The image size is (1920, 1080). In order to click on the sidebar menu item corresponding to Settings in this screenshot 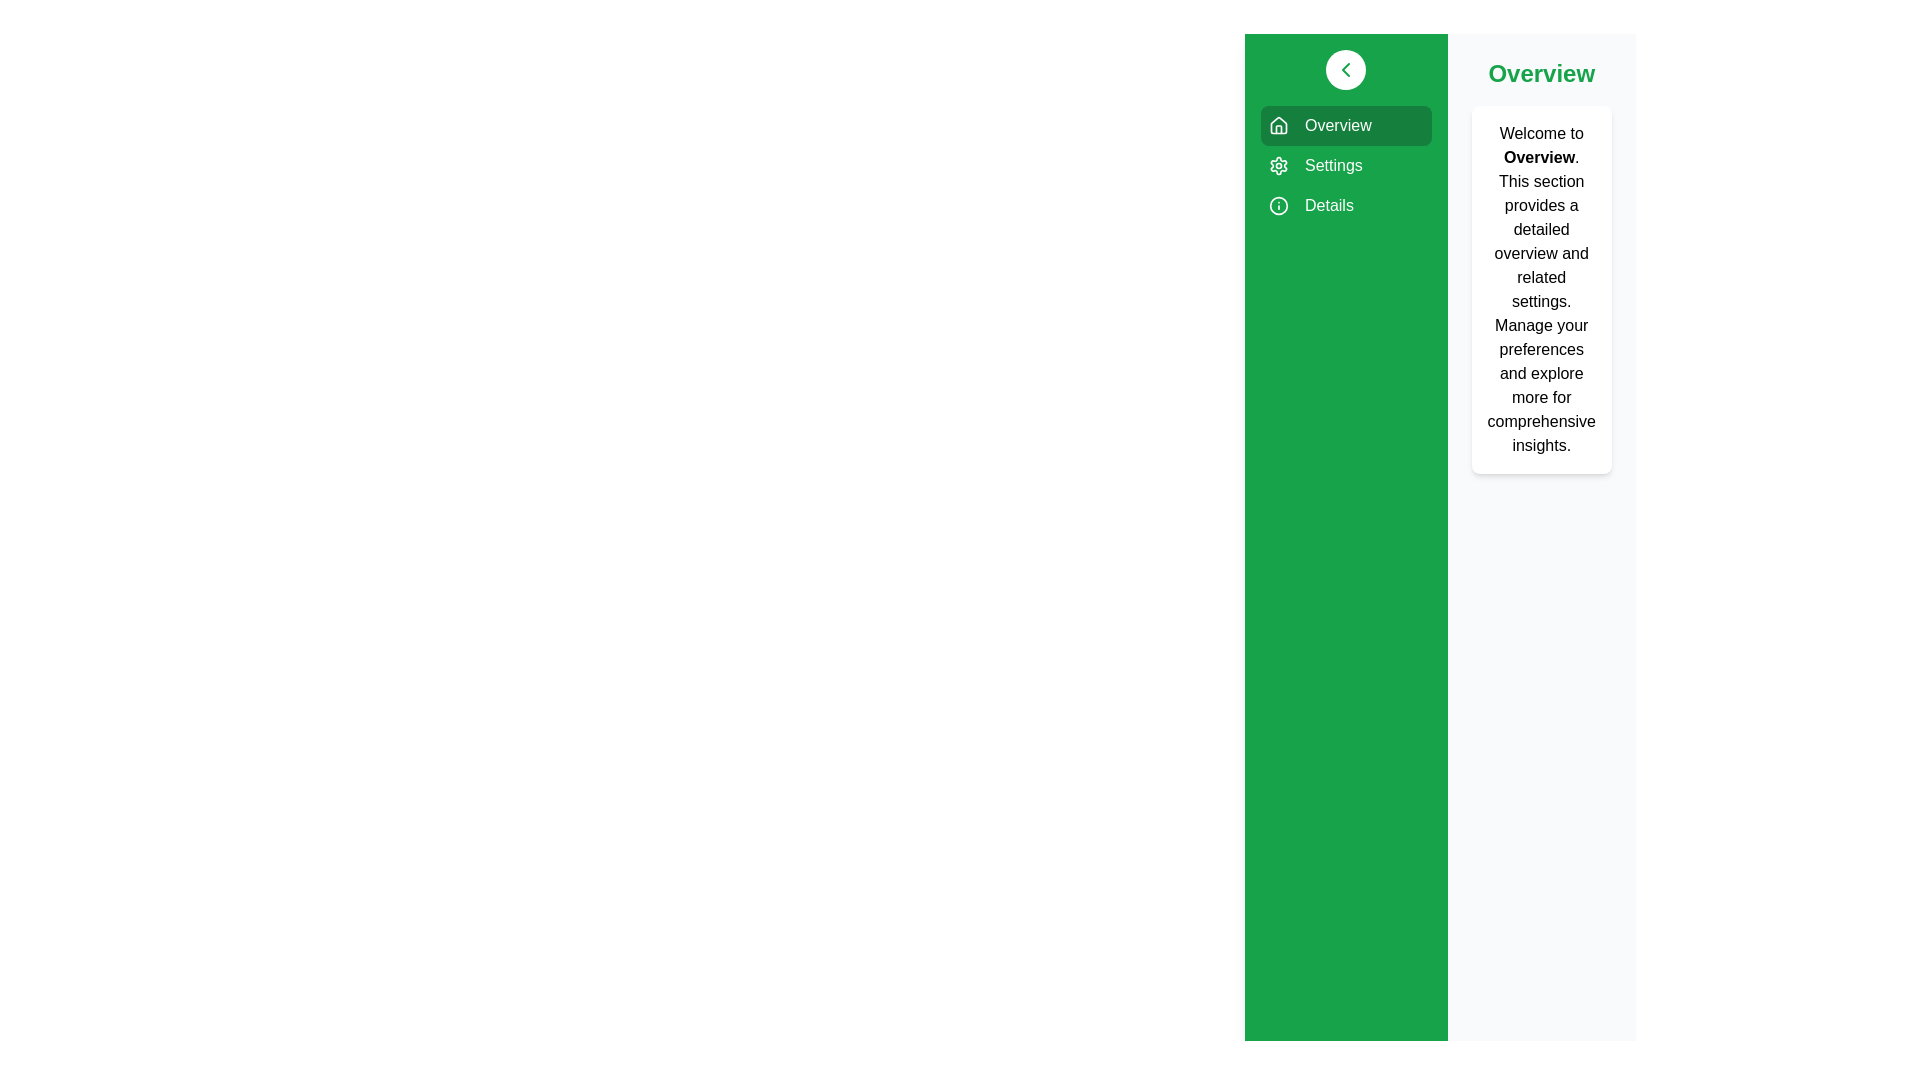, I will do `click(1346, 164)`.